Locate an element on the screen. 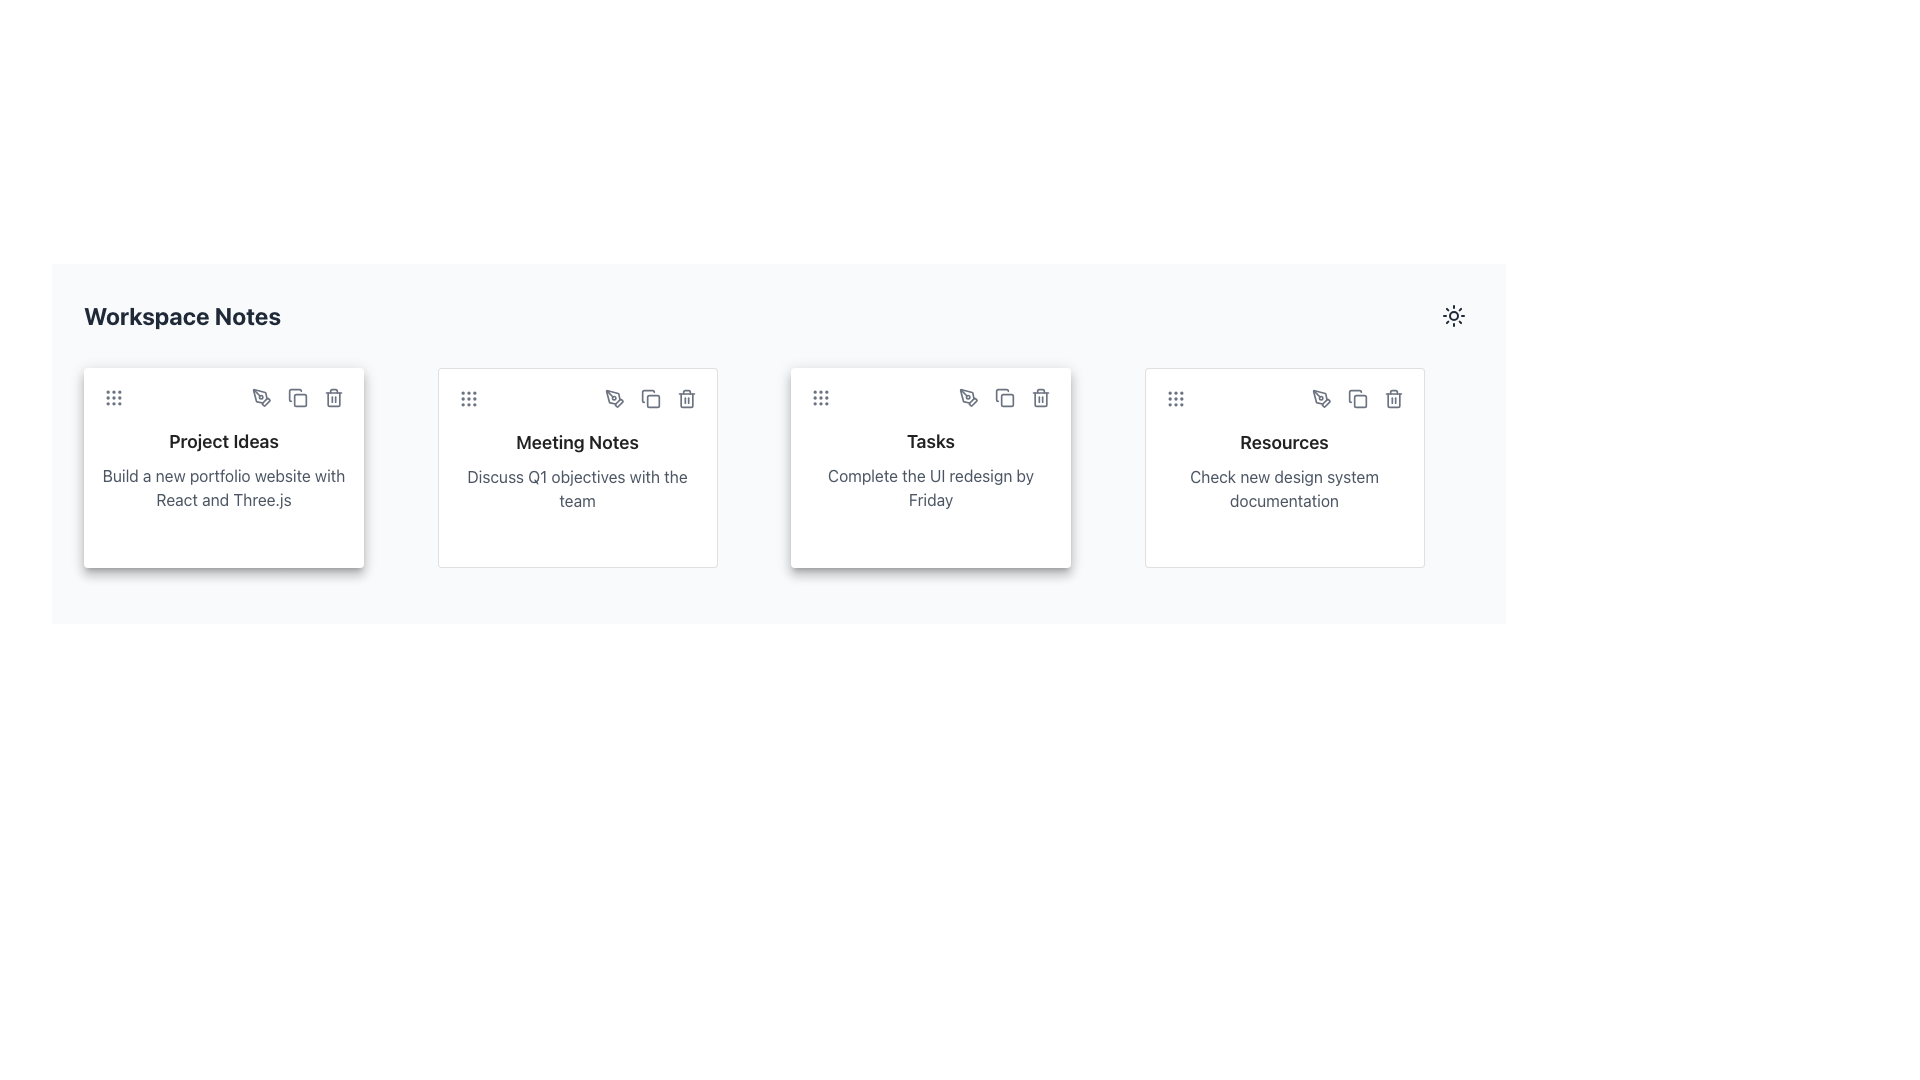 This screenshot has width=1920, height=1080. the copy icon located in the top-right area of the 'Project Ideas' card is located at coordinates (299, 400).